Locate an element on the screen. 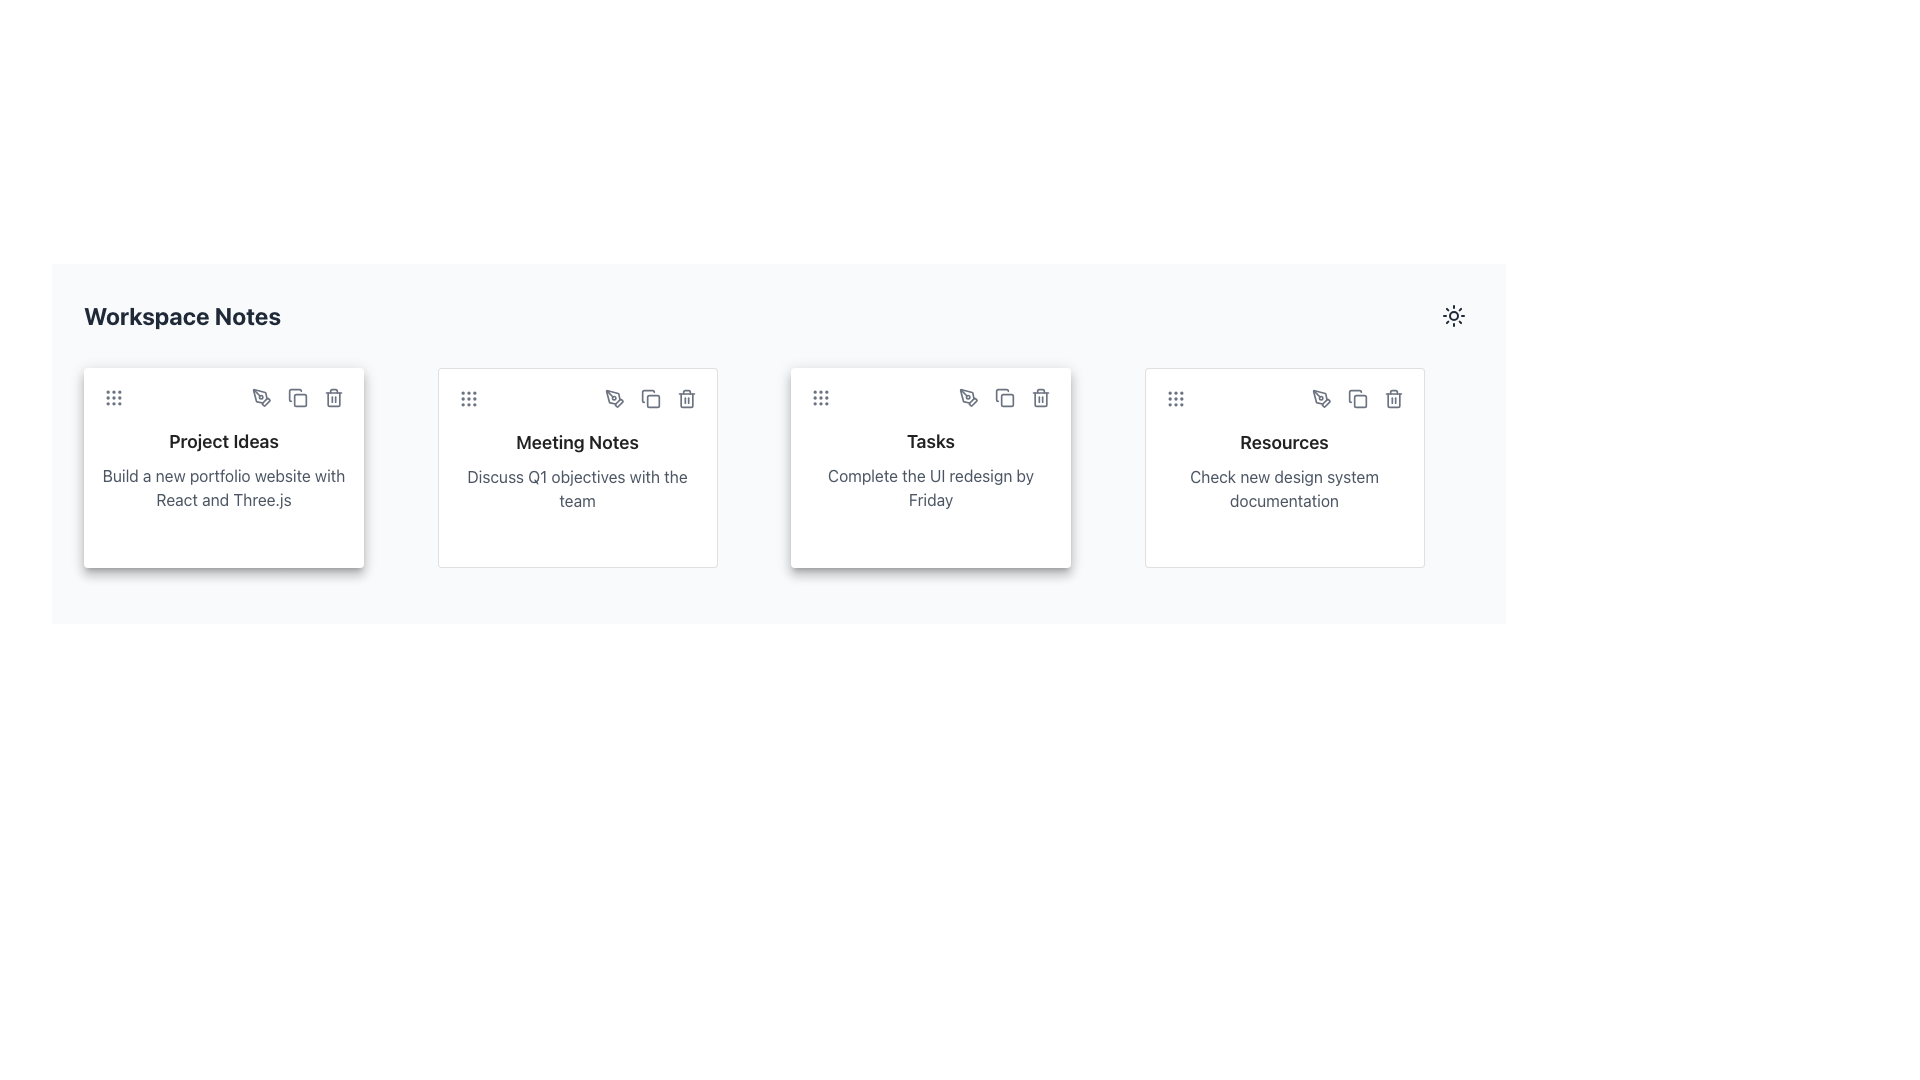 This screenshot has width=1920, height=1080. the copy icon located in the top-right area of the 'Project Ideas' card is located at coordinates (299, 400).